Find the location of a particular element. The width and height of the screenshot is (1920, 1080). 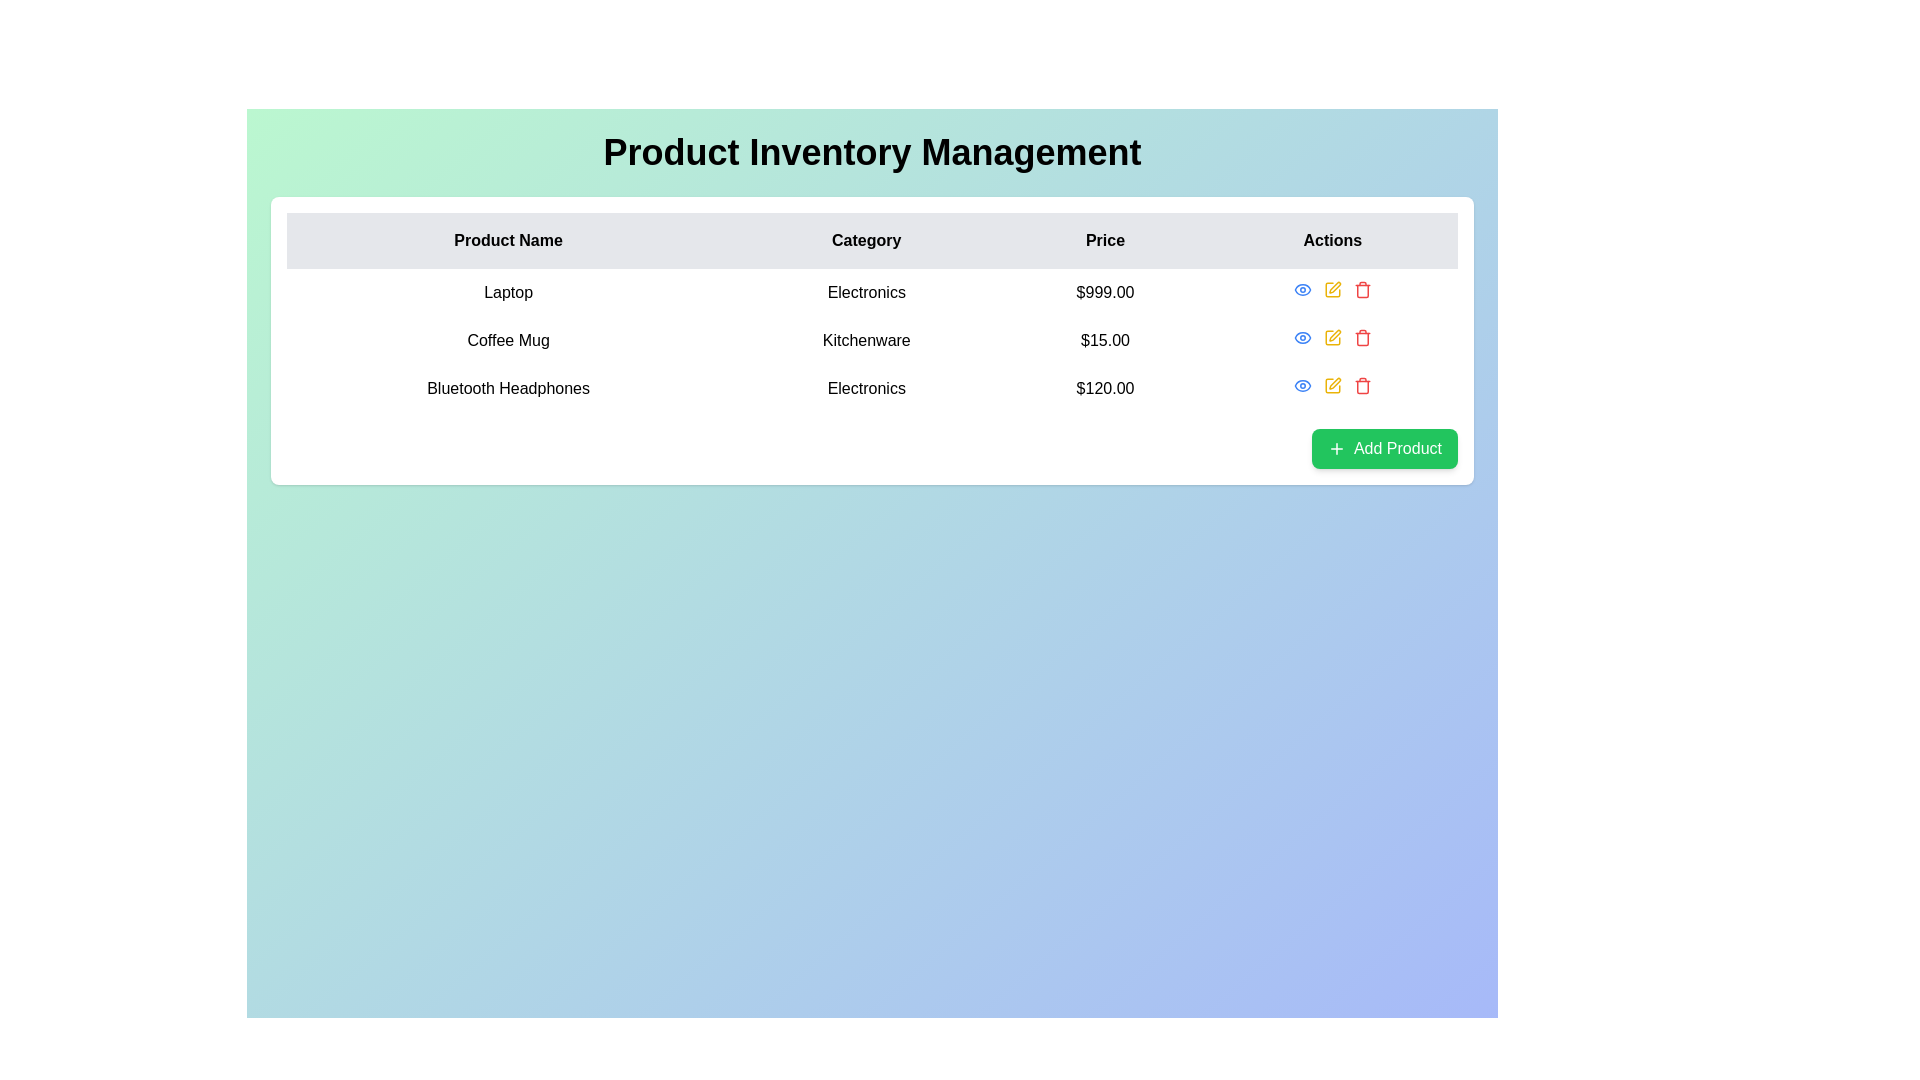

the trash or delete icon button in the 'Actions' column of the second row in the table, adjacent to 'Coffee Mug', to initiate a delete action is located at coordinates (1361, 337).